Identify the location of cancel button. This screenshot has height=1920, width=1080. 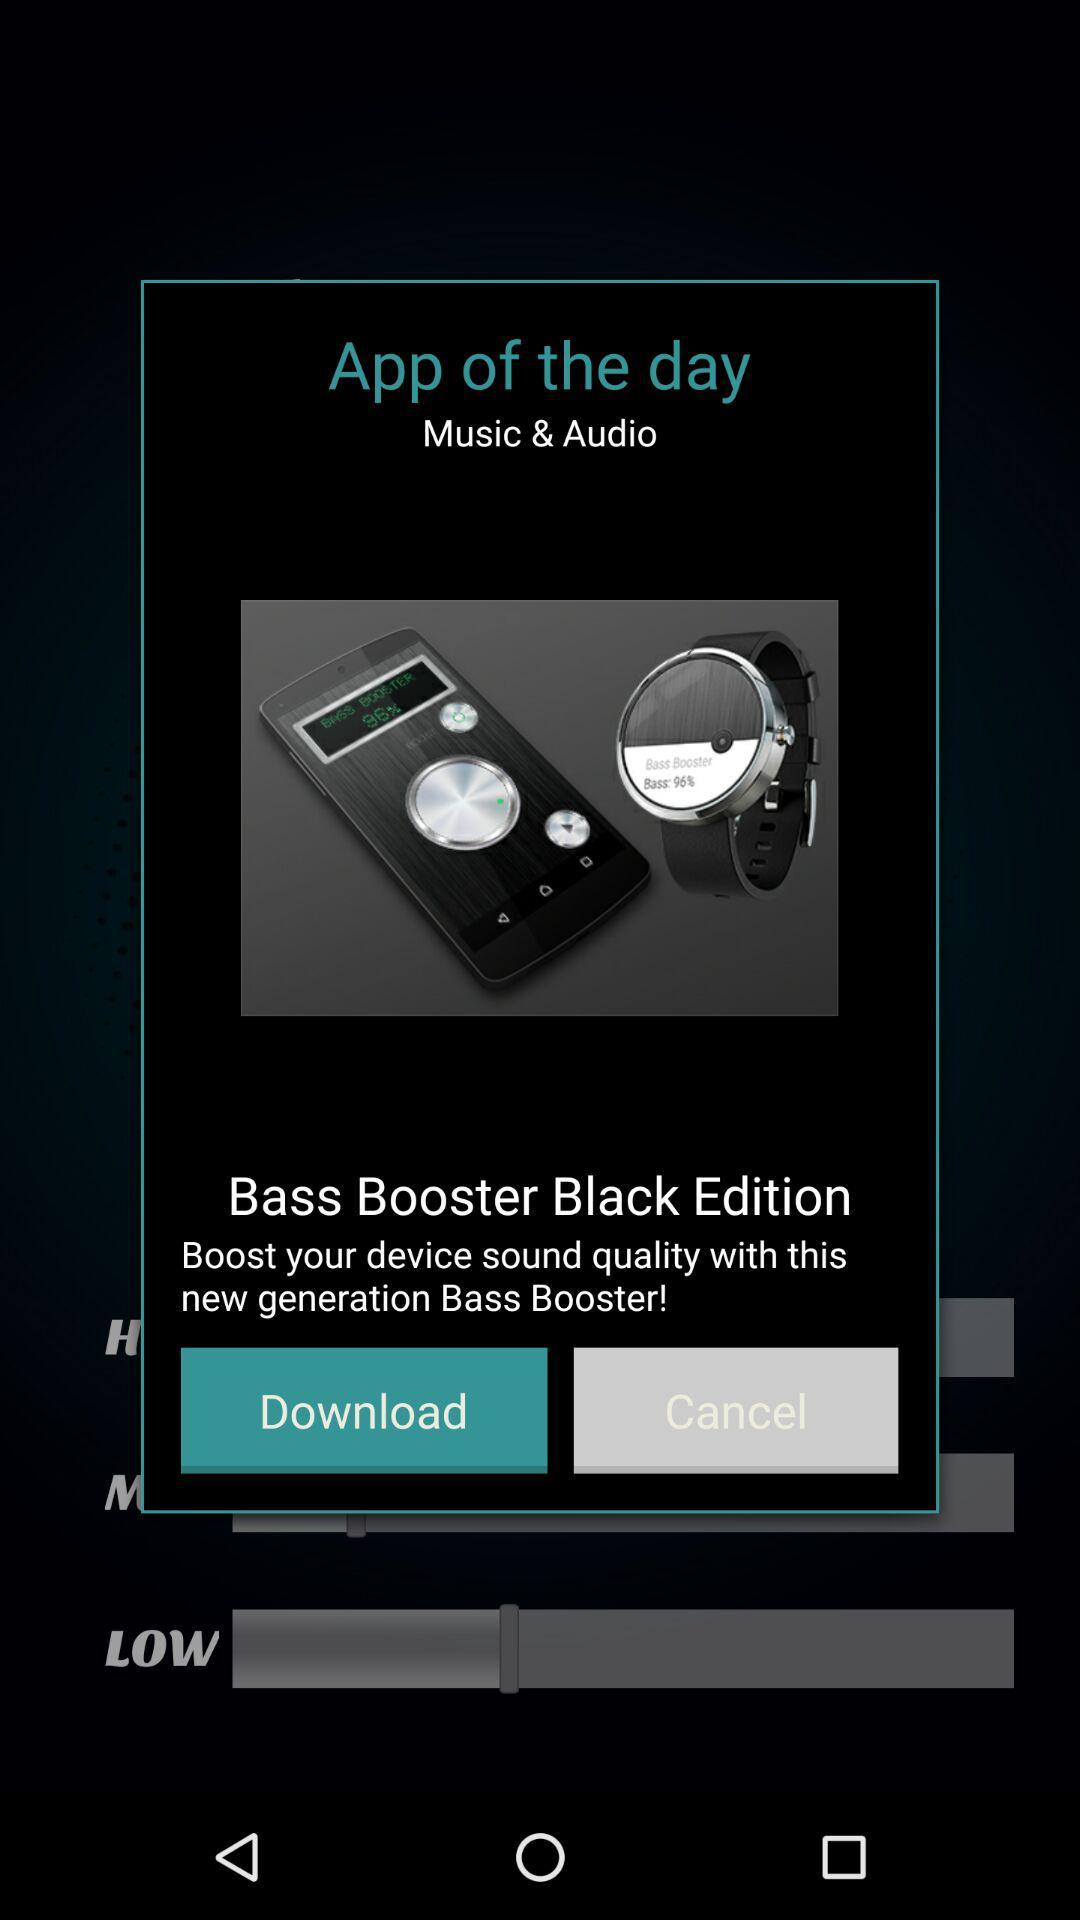
(736, 1409).